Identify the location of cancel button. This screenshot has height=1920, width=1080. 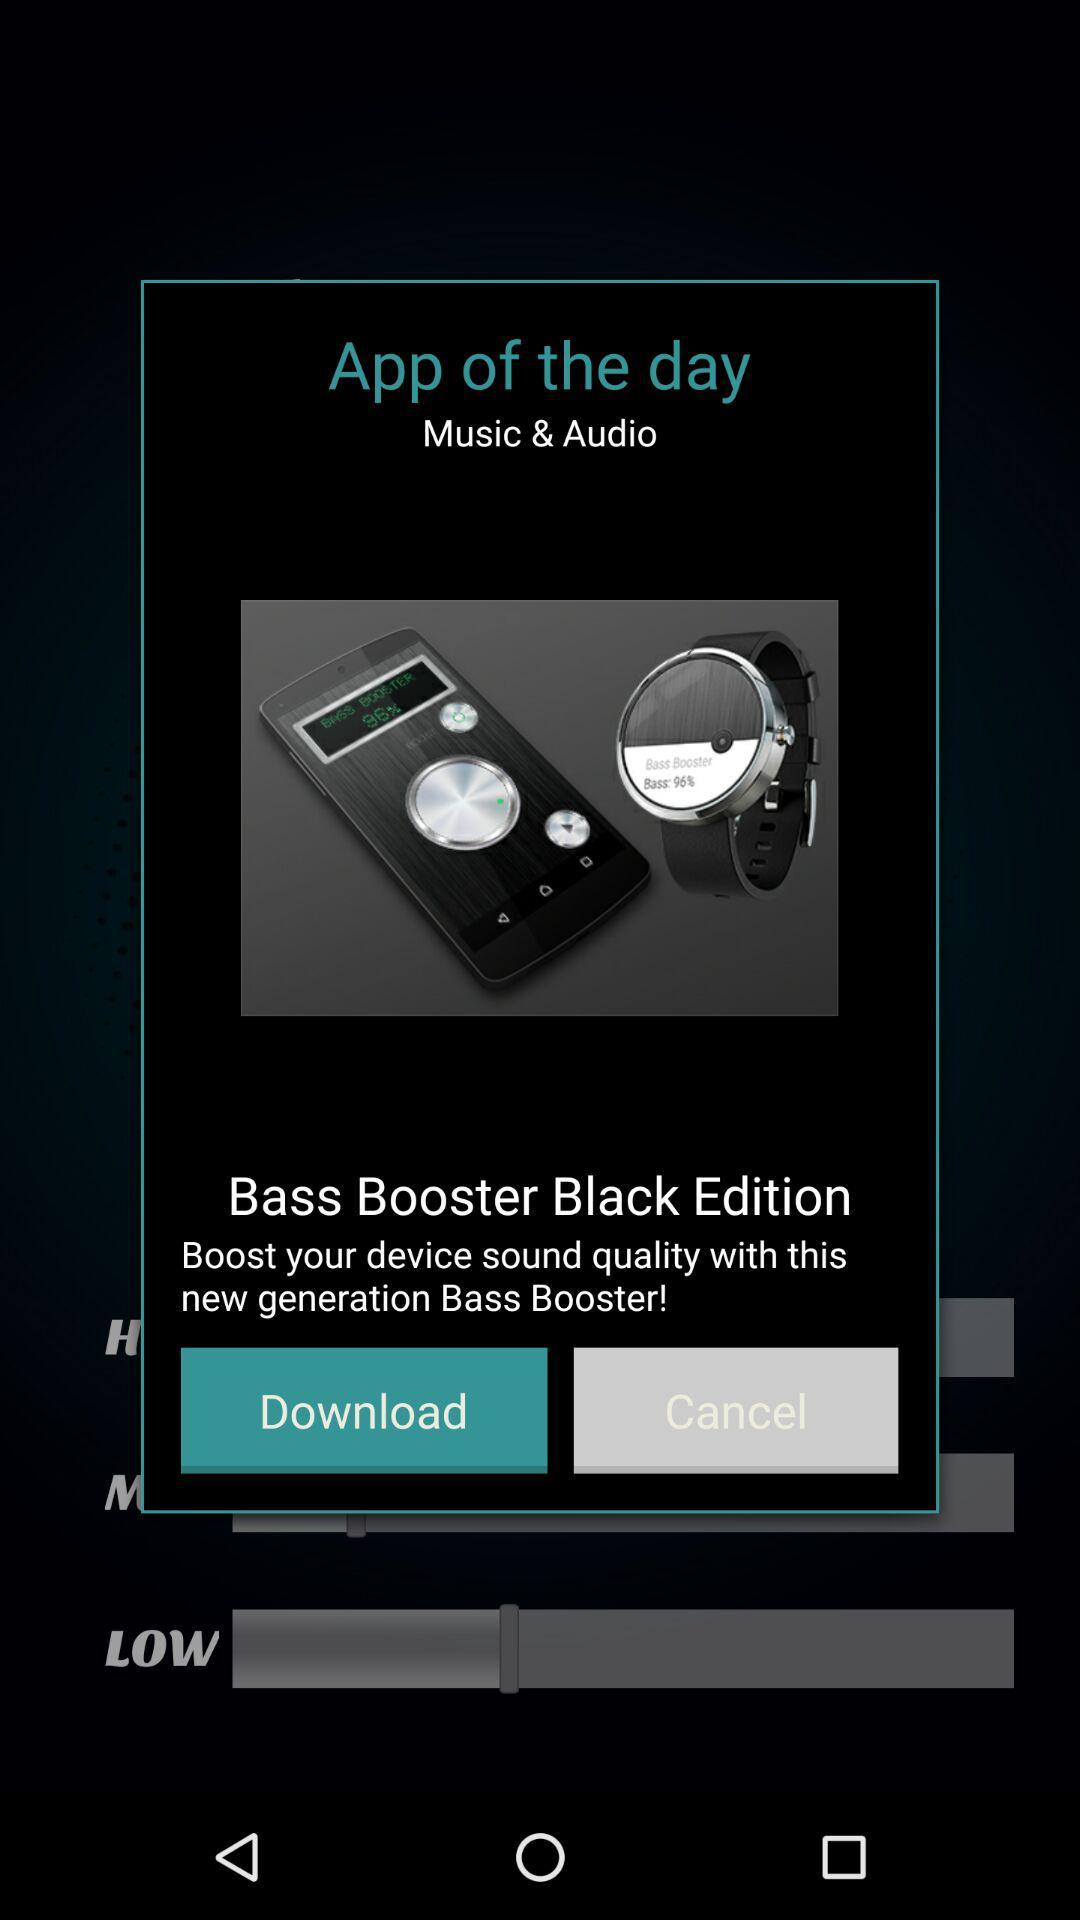
(736, 1409).